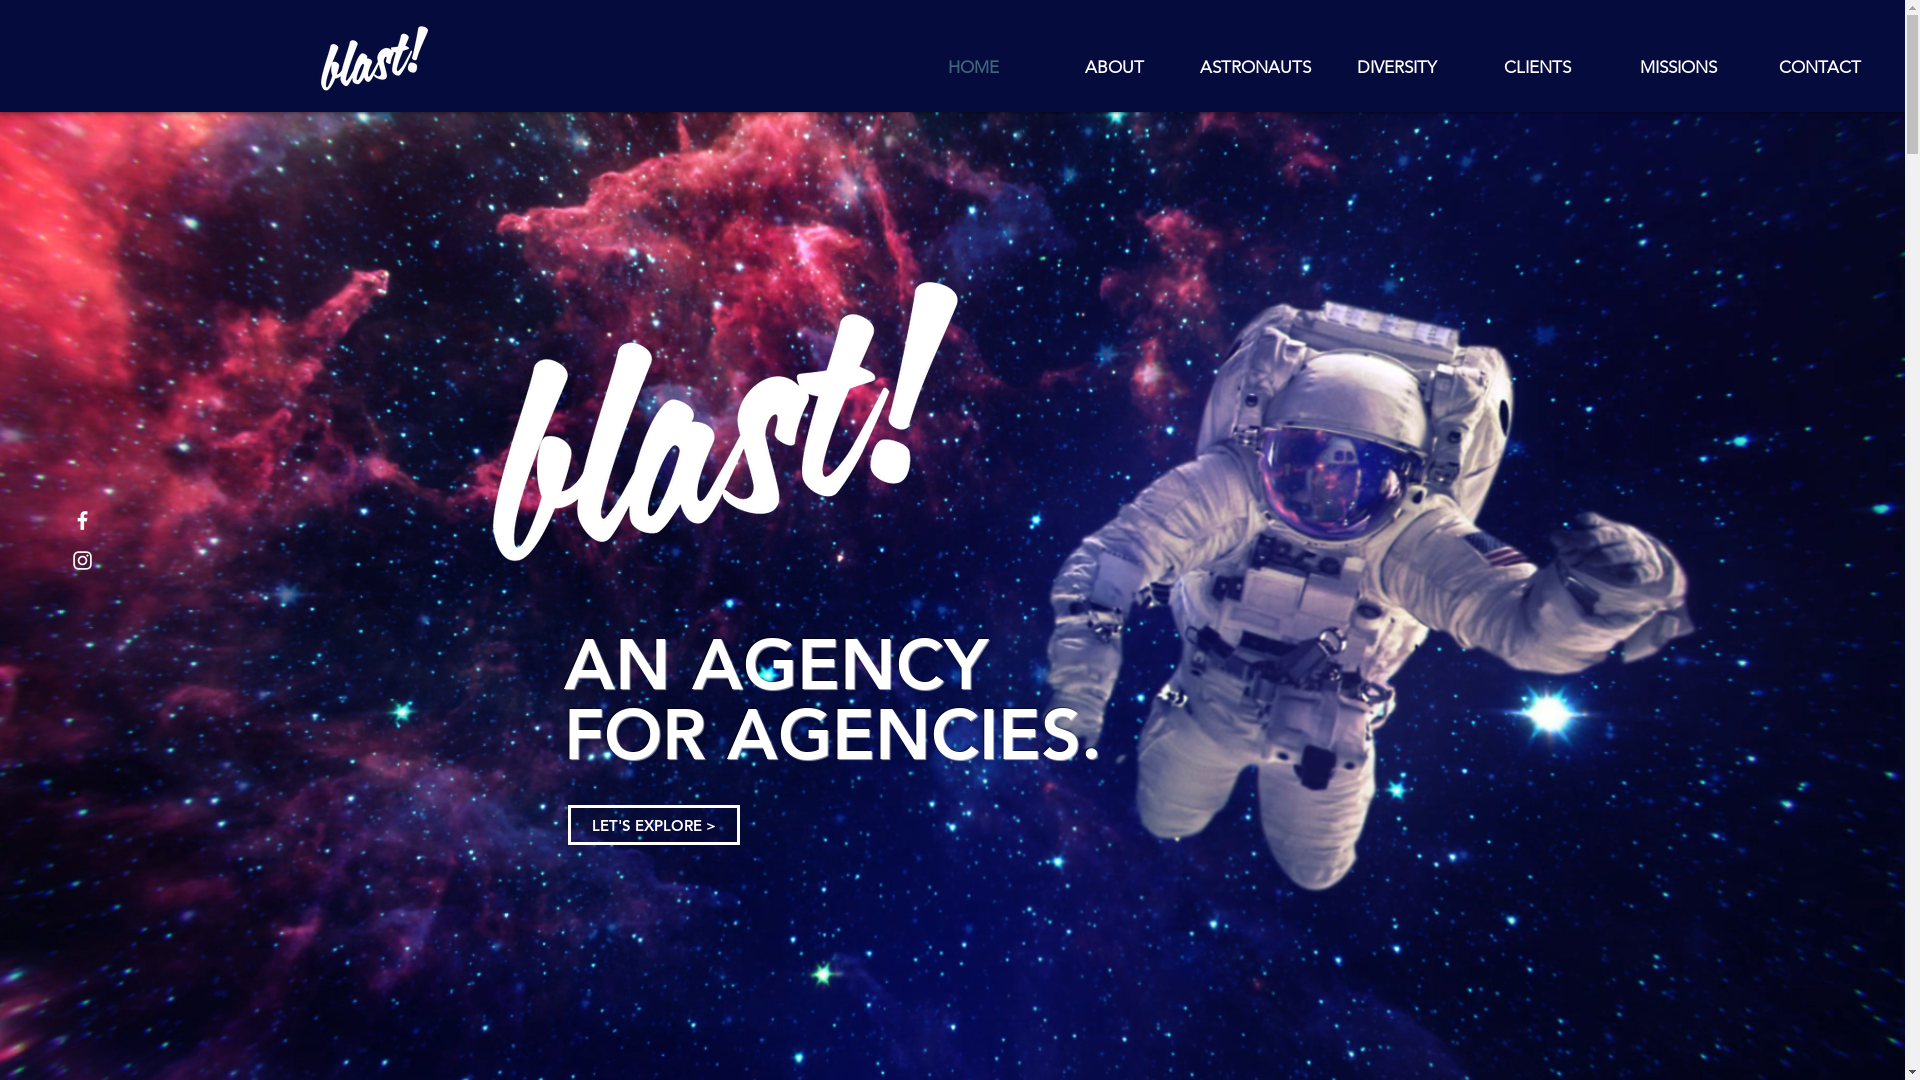  I want to click on 'MISSIONS', so click(1608, 65).